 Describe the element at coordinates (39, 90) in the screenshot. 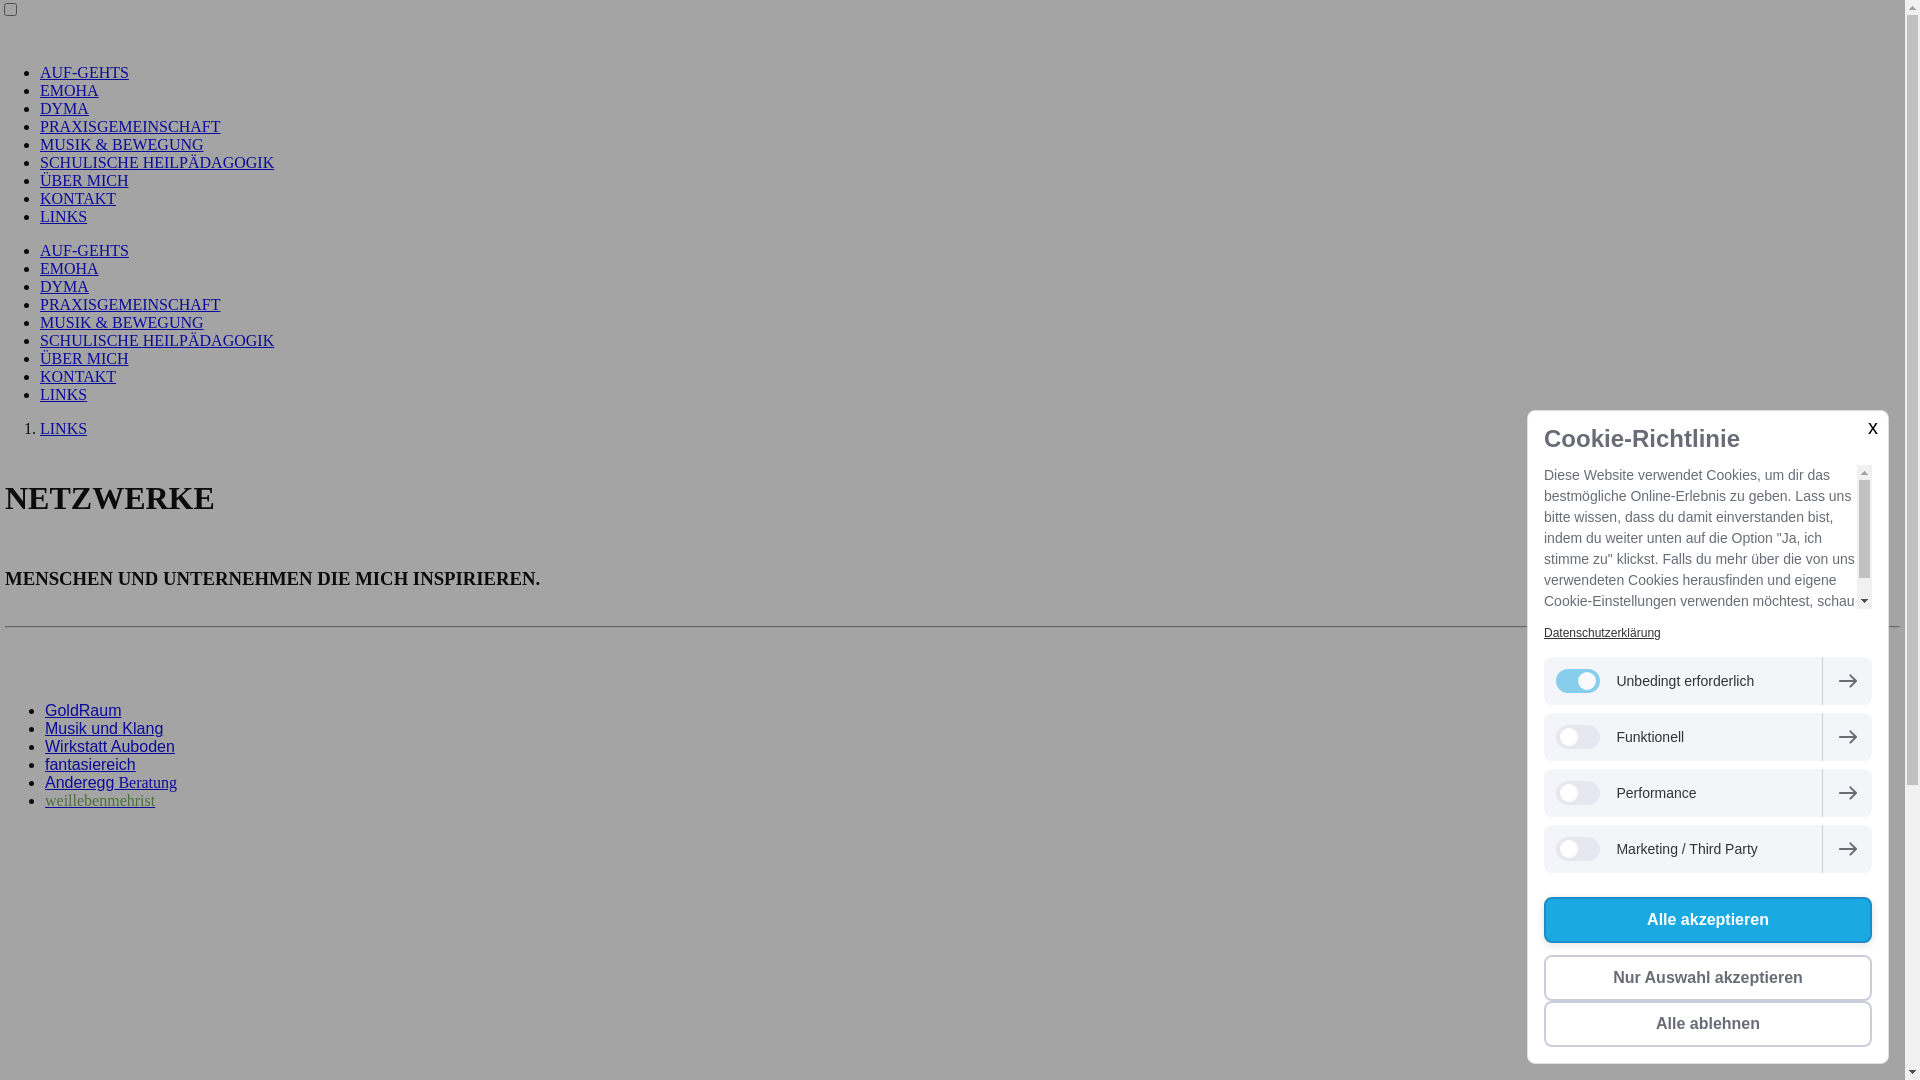

I see `'EMOHA'` at that location.